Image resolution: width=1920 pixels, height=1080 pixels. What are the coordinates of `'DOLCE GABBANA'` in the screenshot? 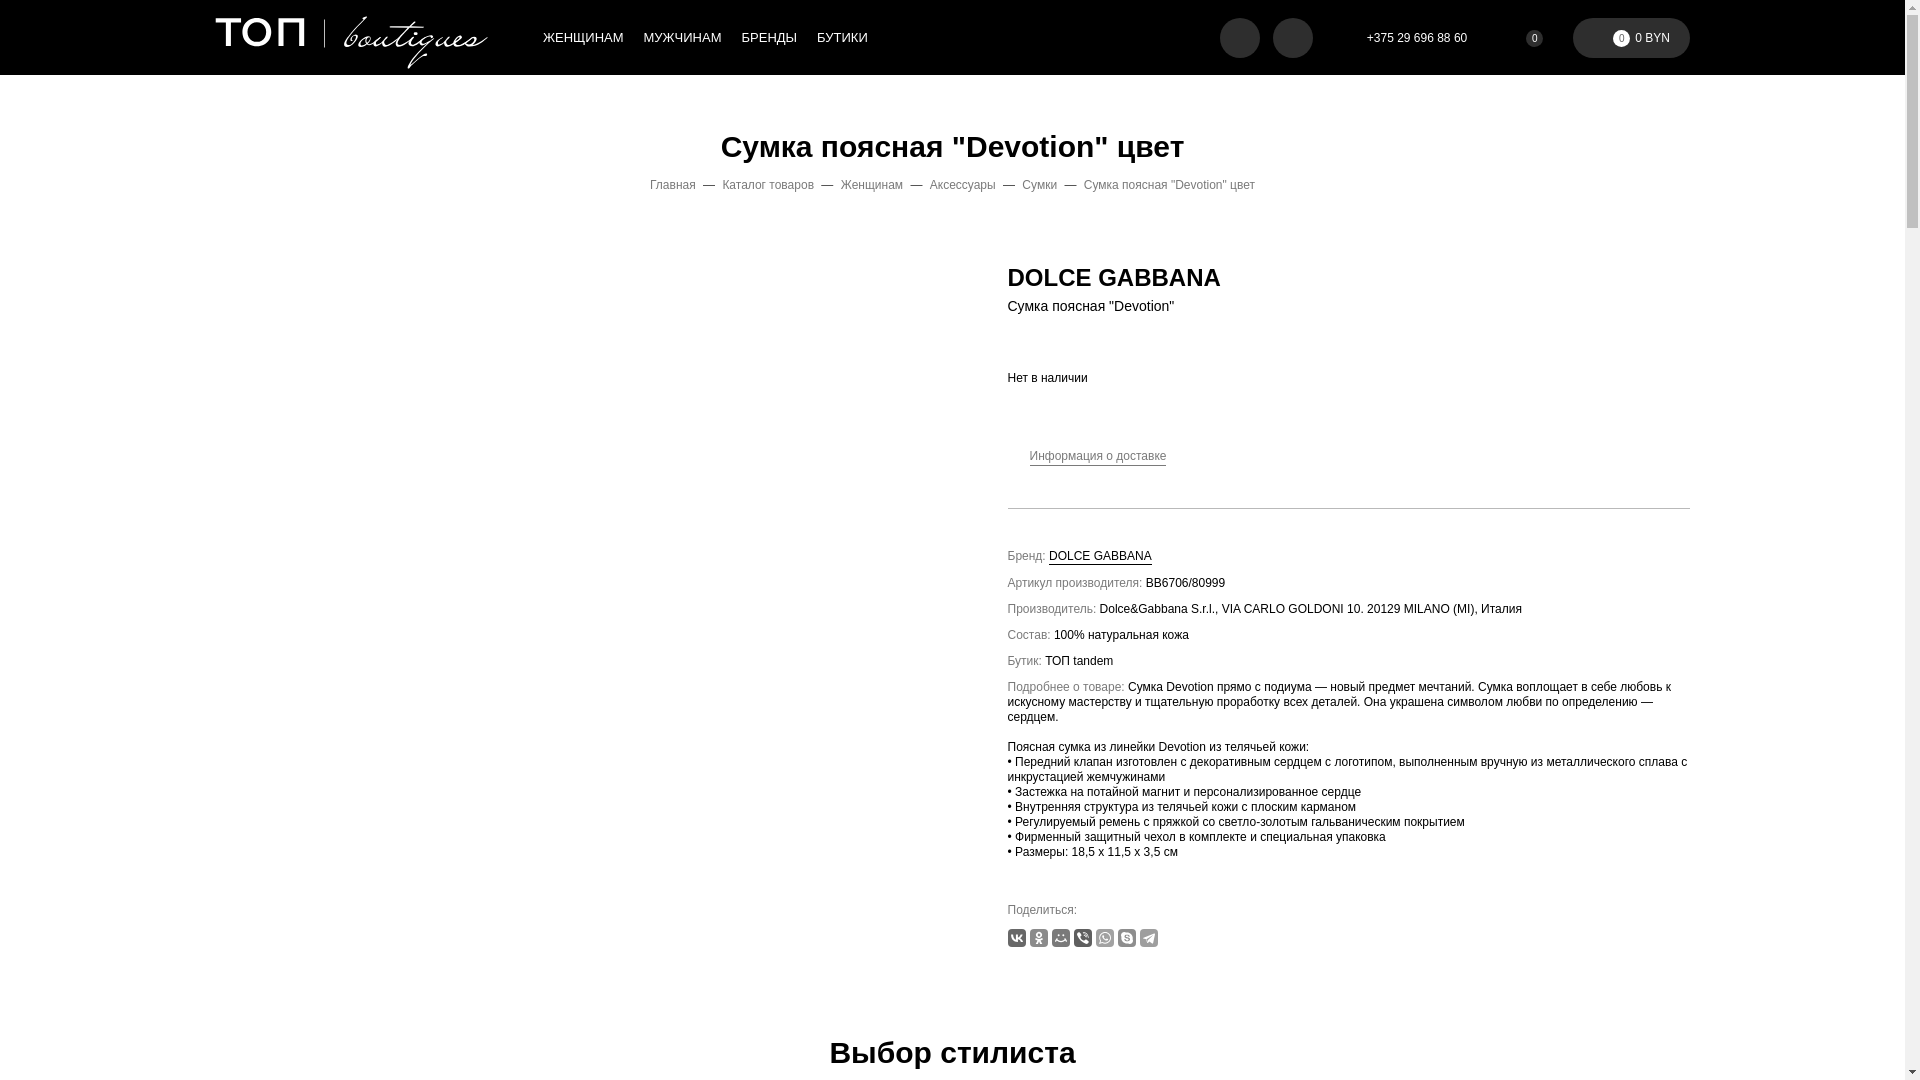 It's located at (1113, 277).